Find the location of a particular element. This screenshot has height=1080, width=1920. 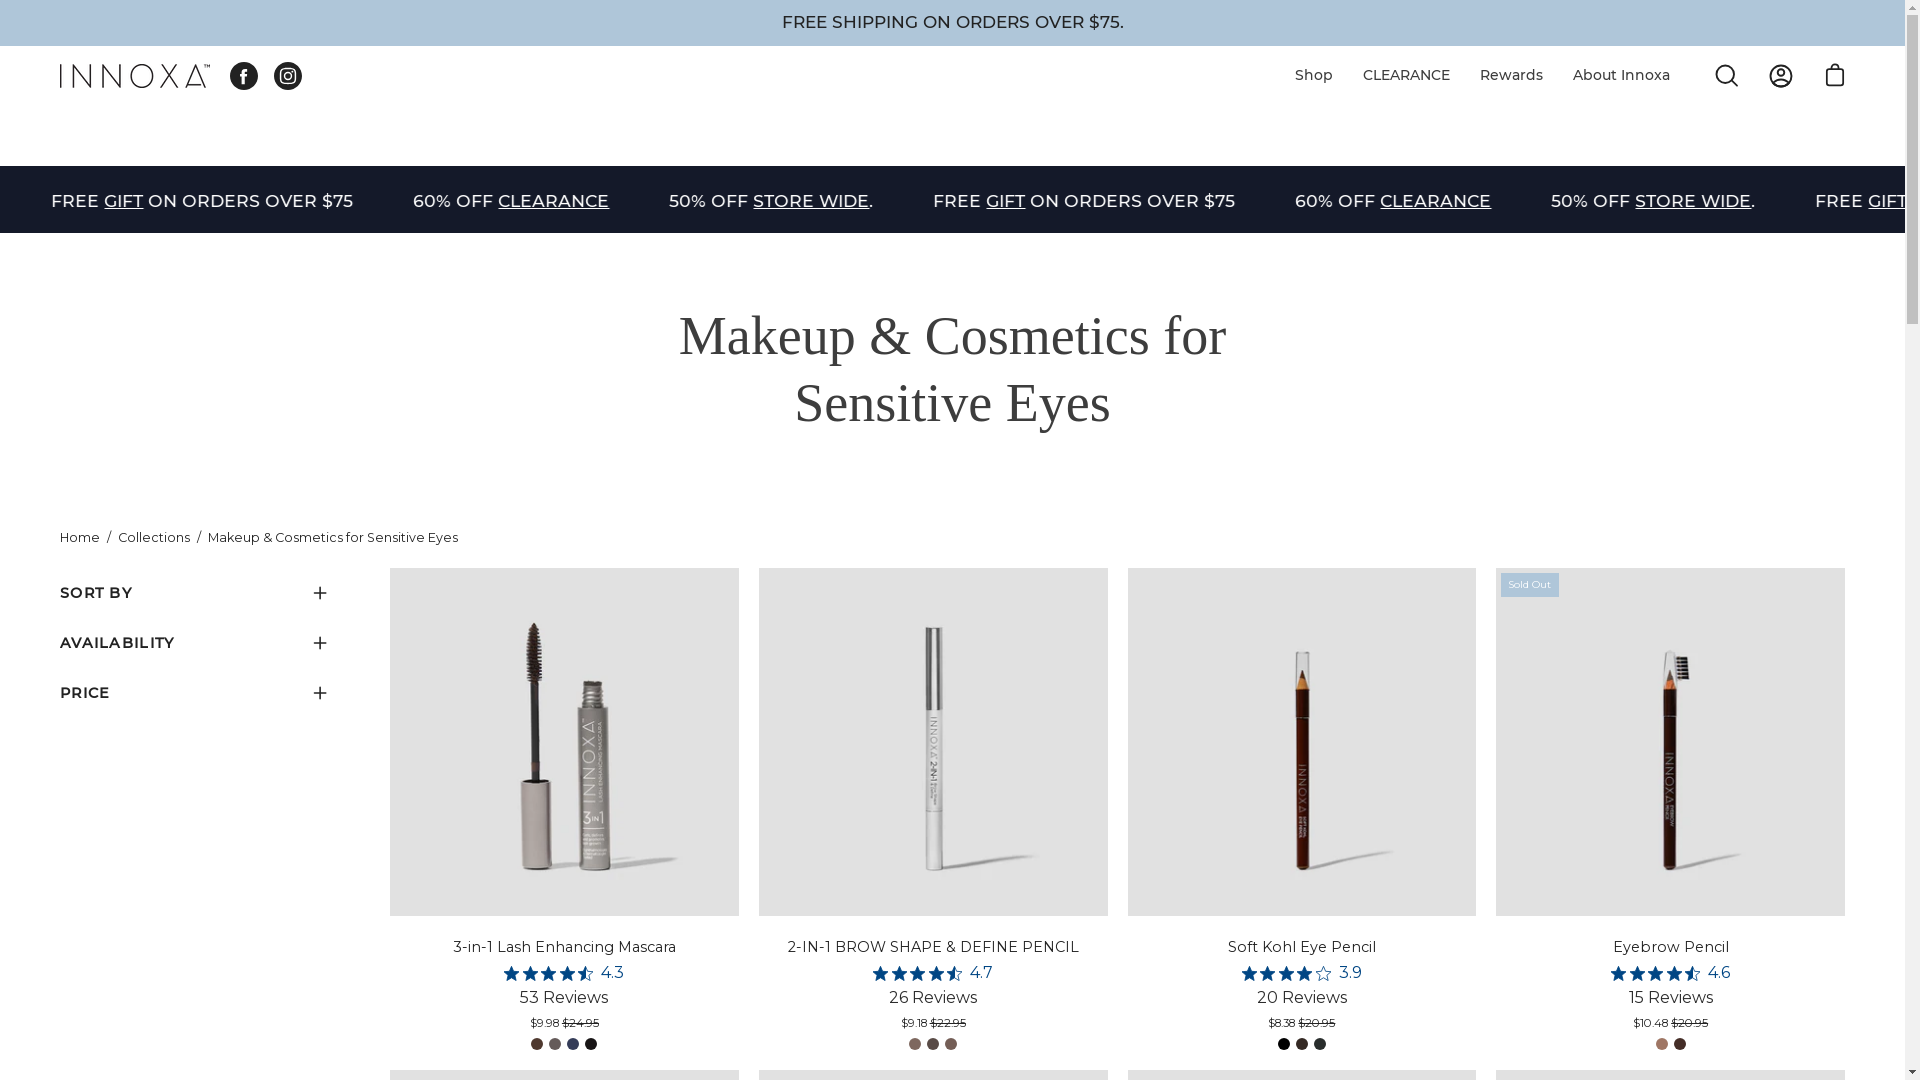

'SORT BY' is located at coordinates (195, 592).